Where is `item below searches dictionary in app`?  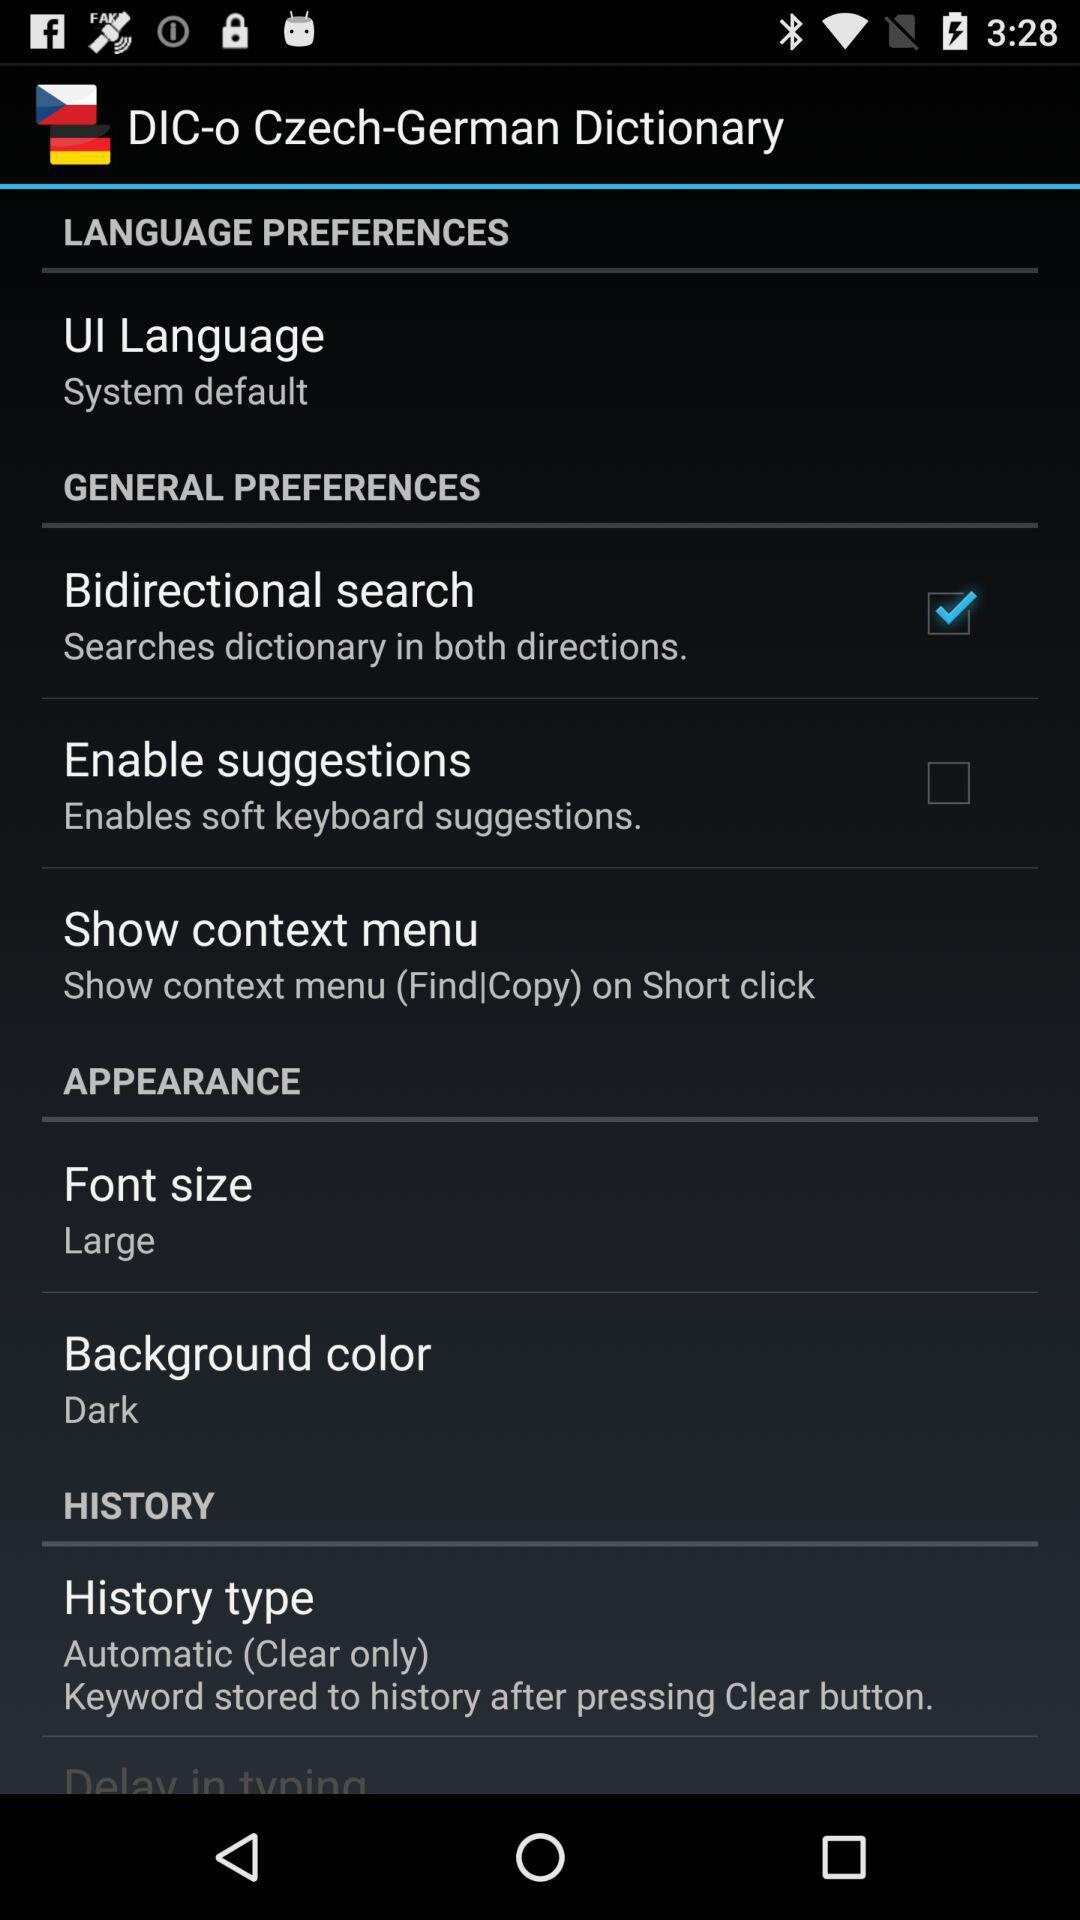 item below searches dictionary in app is located at coordinates (266, 756).